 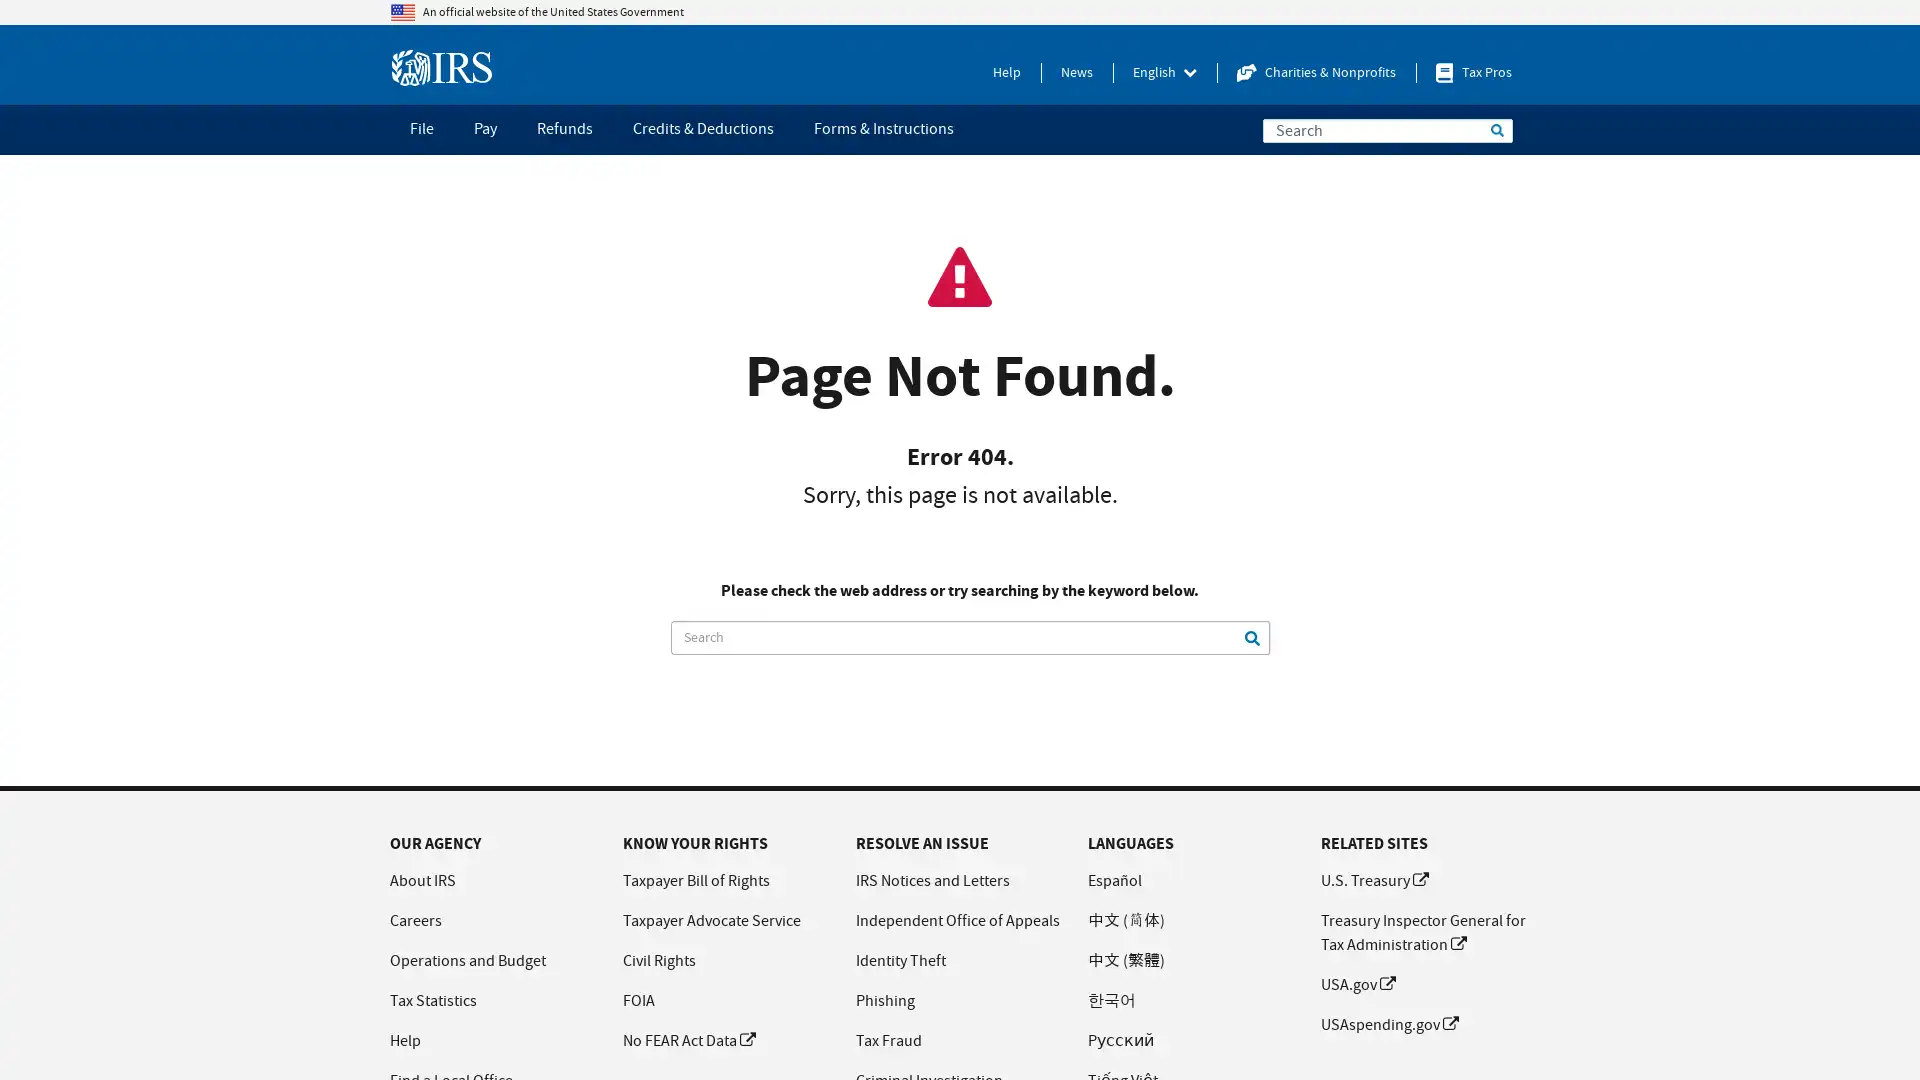 What do you see at coordinates (1165, 72) in the screenshot?
I see `Press enter to activate the menu, then navigate with the tab key.` at bounding box center [1165, 72].